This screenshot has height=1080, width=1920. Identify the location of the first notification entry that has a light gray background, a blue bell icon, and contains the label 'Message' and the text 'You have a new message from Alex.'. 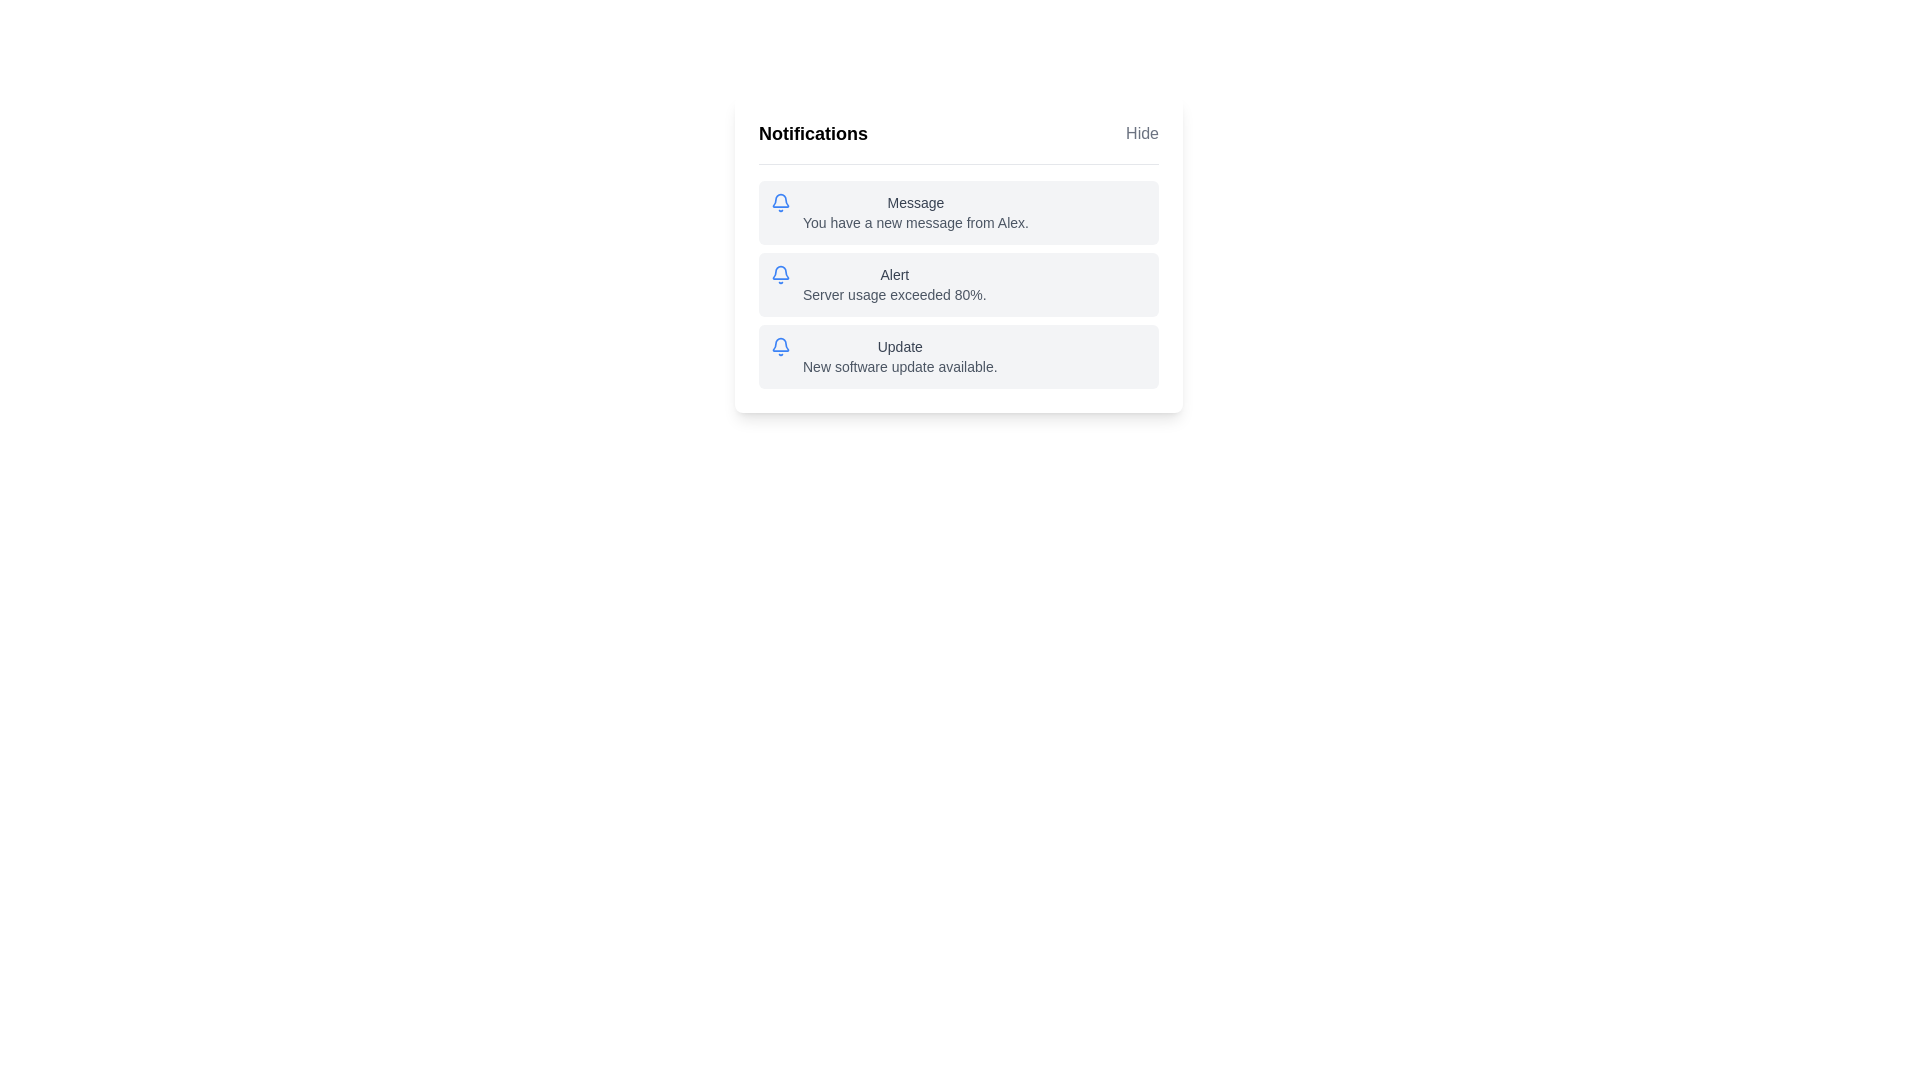
(958, 212).